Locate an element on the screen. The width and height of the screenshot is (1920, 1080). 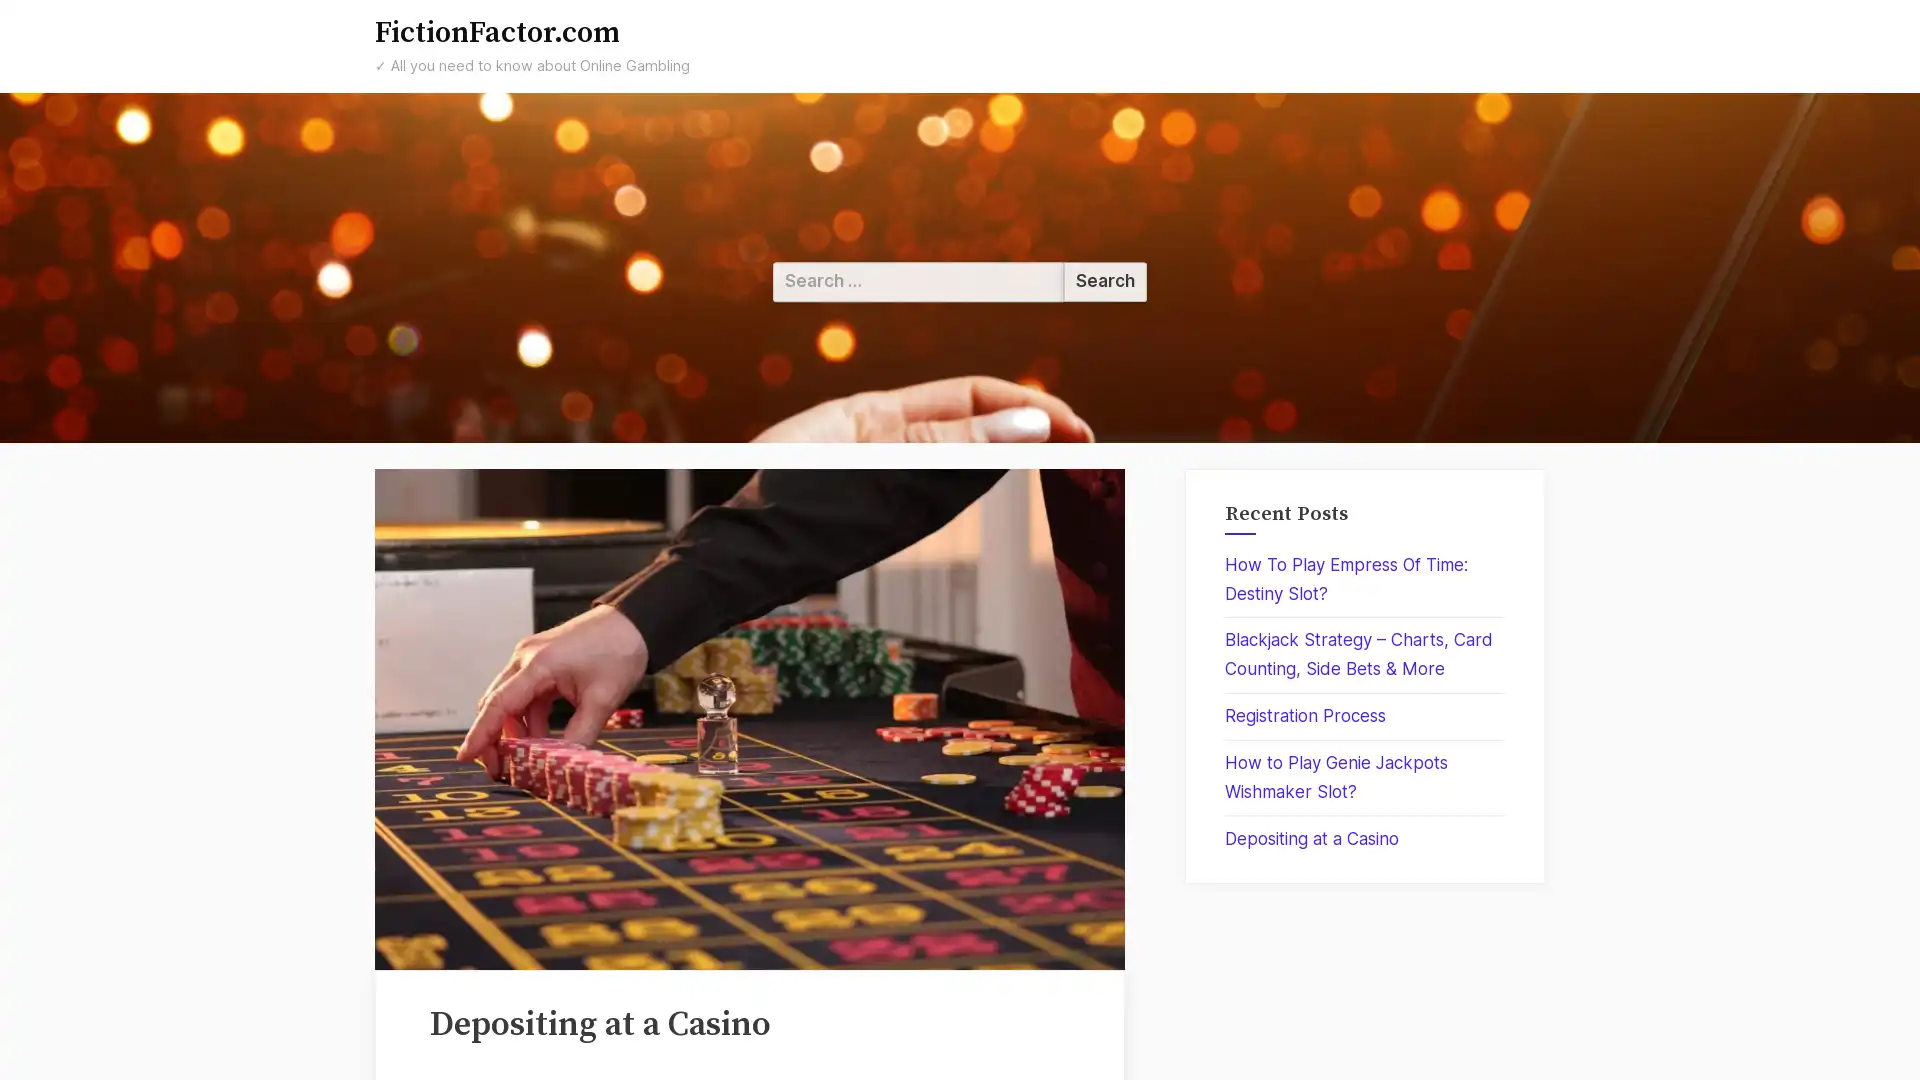
Search is located at coordinates (1104, 281).